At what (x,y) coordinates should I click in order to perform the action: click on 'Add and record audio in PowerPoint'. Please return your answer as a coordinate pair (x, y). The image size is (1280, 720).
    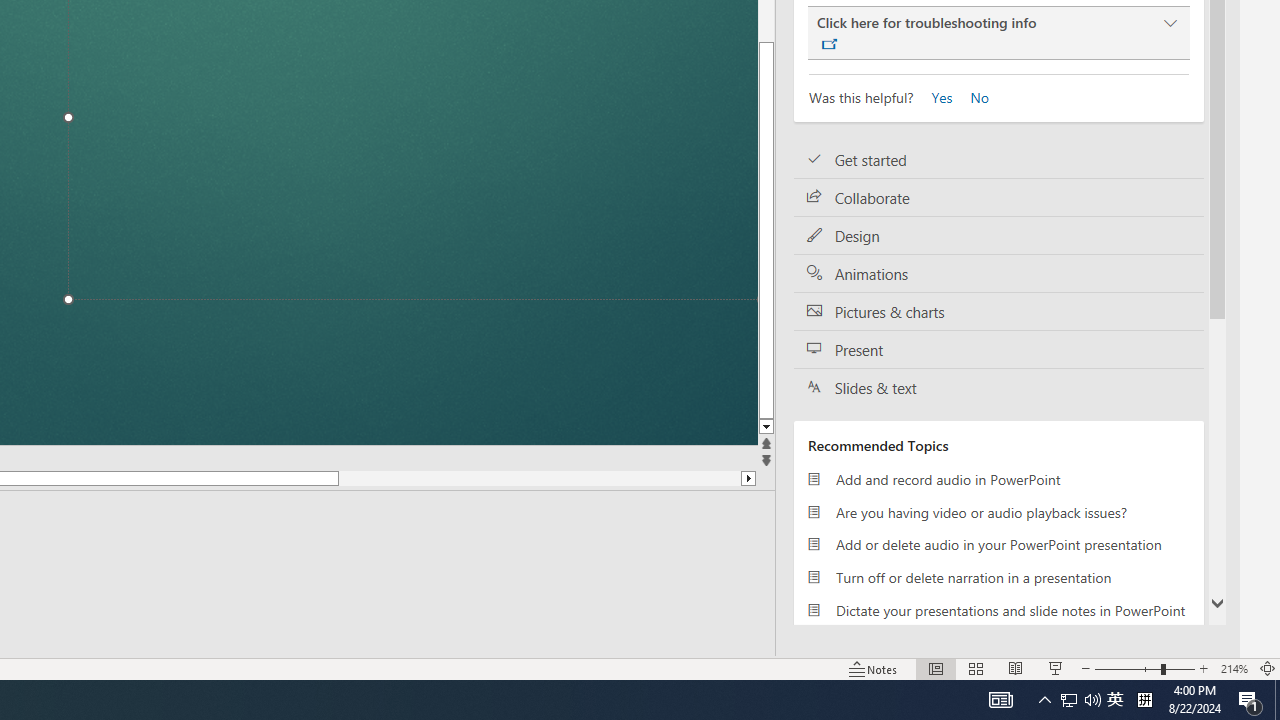
    Looking at the image, I should click on (999, 479).